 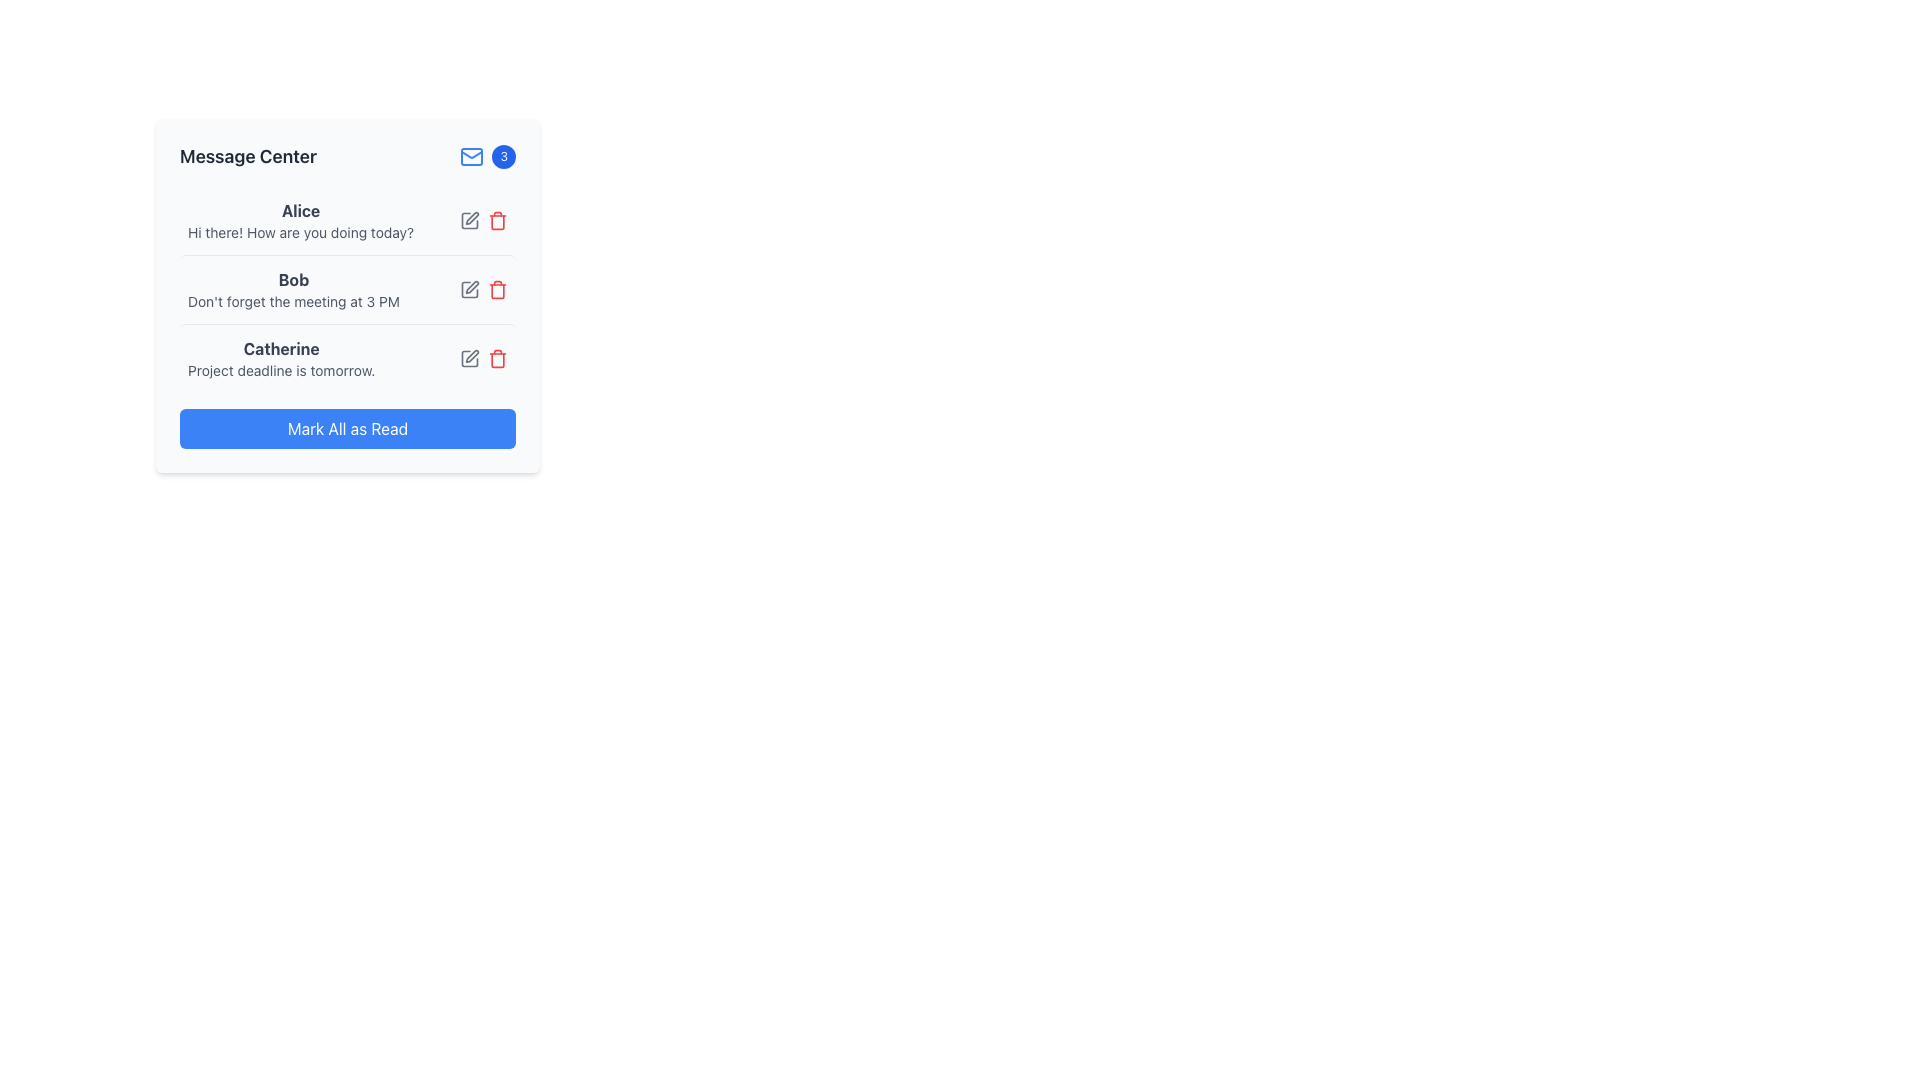 What do you see at coordinates (347, 289) in the screenshot?
I see `an individual message item in the vertically stacked message list, located in the middle portion of the 'Message Center' section` at bounding box center [347, 289].